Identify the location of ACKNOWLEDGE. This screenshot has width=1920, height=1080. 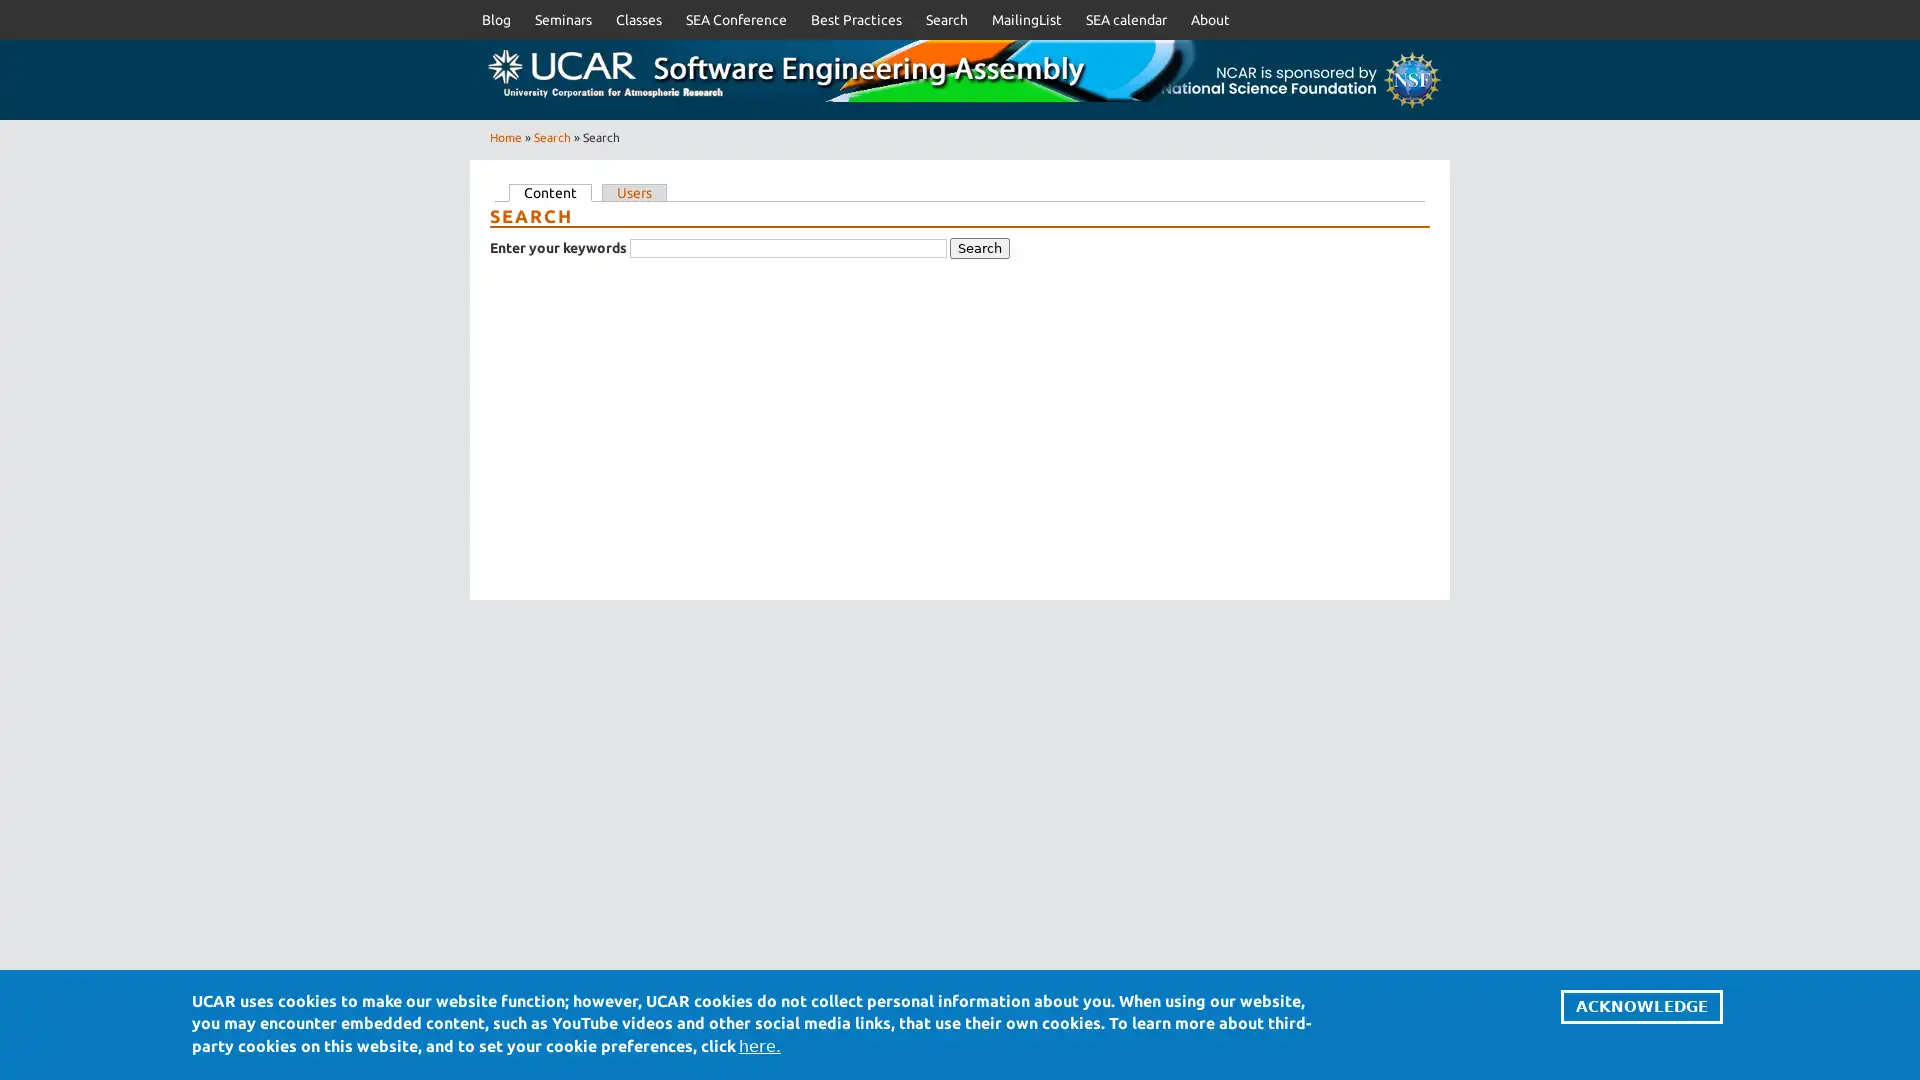
(1641, 1006).